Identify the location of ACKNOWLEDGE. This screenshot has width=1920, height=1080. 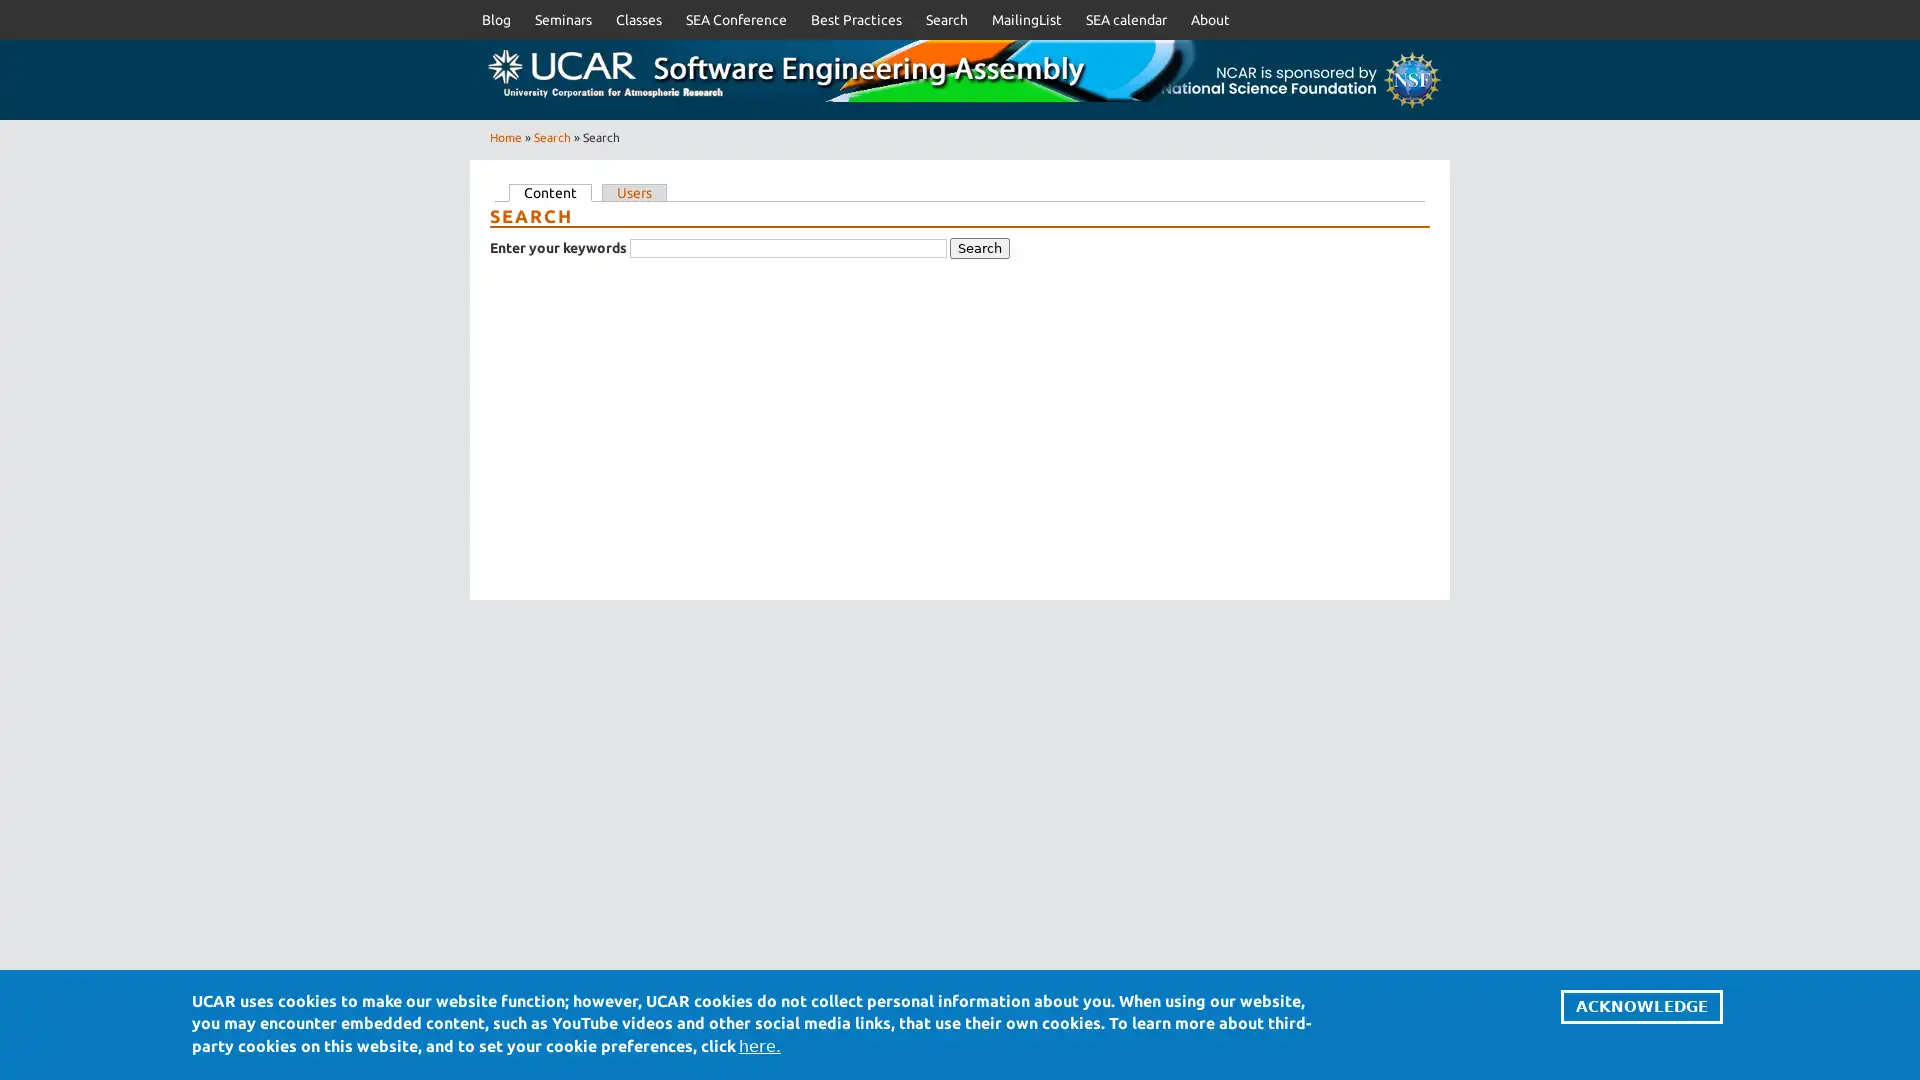
(1641, 1006).